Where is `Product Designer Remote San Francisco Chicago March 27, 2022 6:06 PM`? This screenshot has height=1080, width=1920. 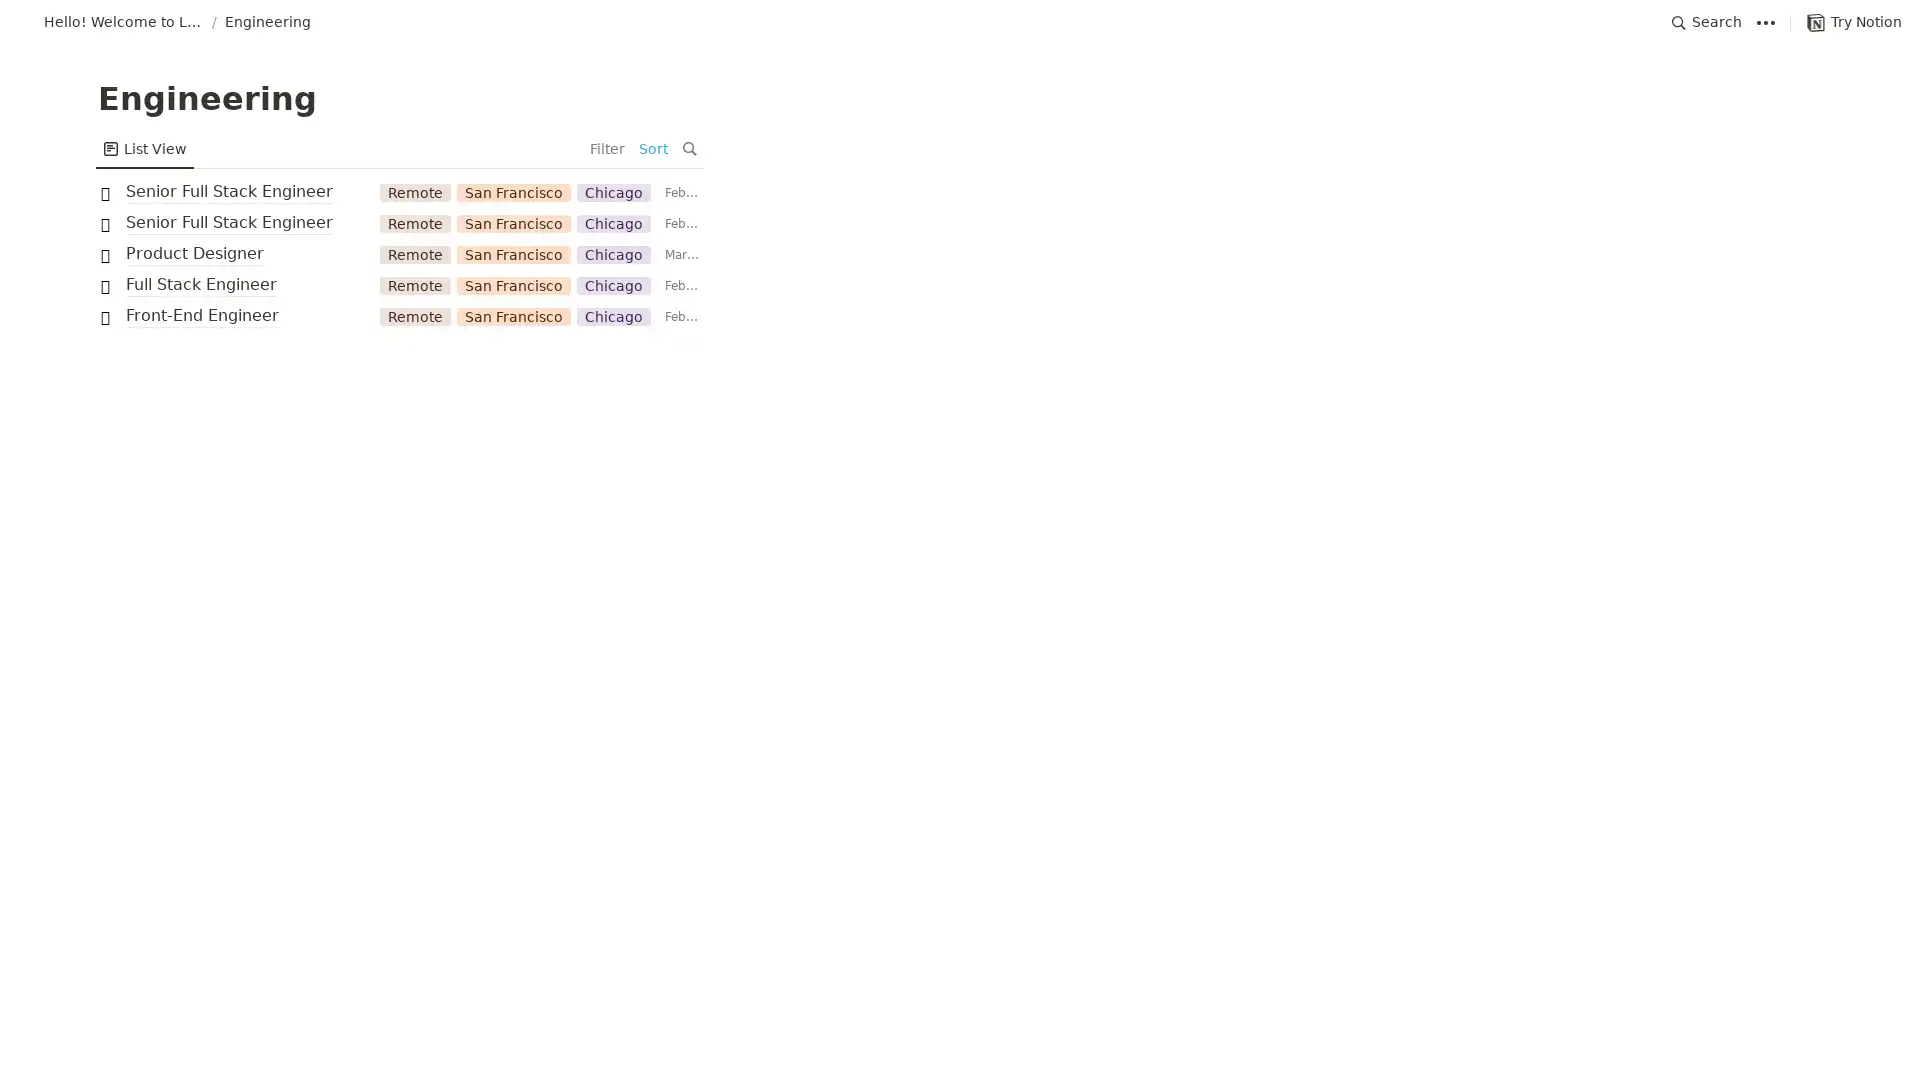 Product Designer Remote San Francisco Chicago March 27, 2022 6:06 PM is located at coordinates (960, 253).